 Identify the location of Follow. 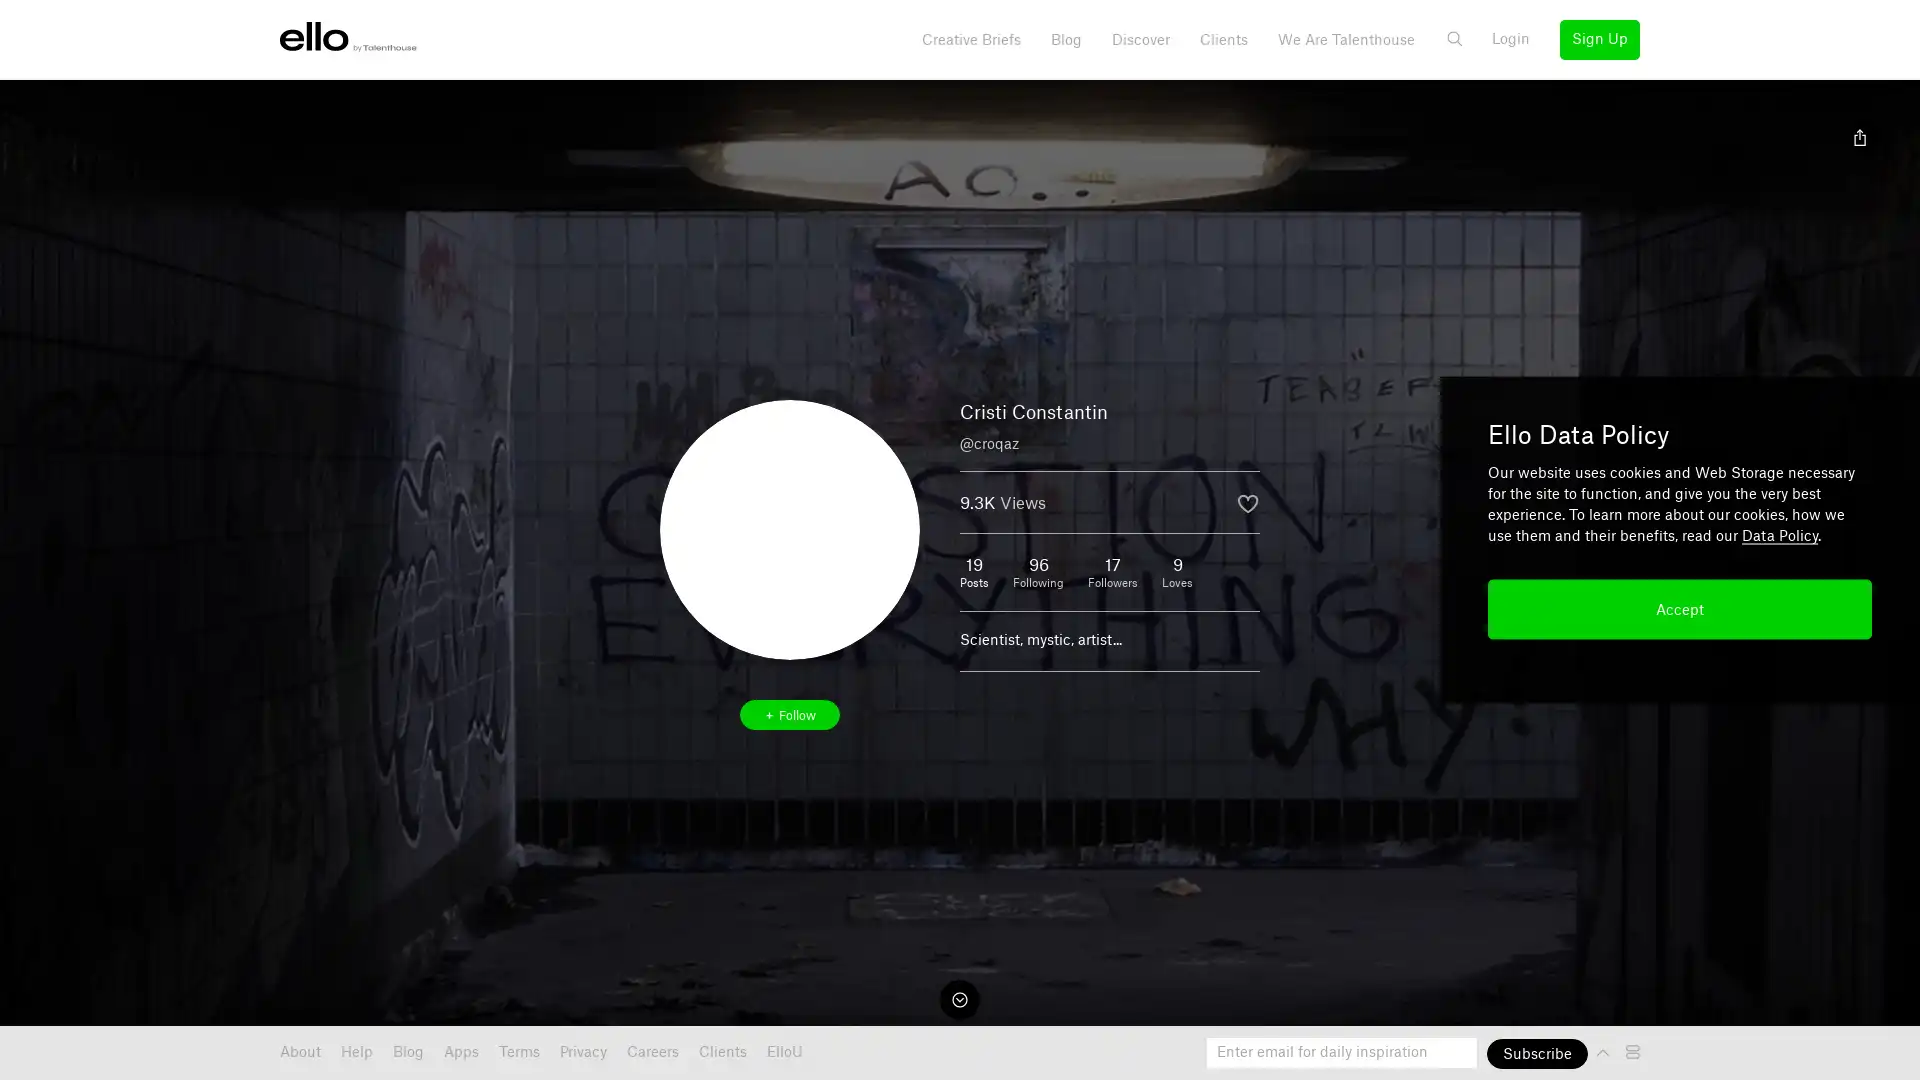
(789, 713).